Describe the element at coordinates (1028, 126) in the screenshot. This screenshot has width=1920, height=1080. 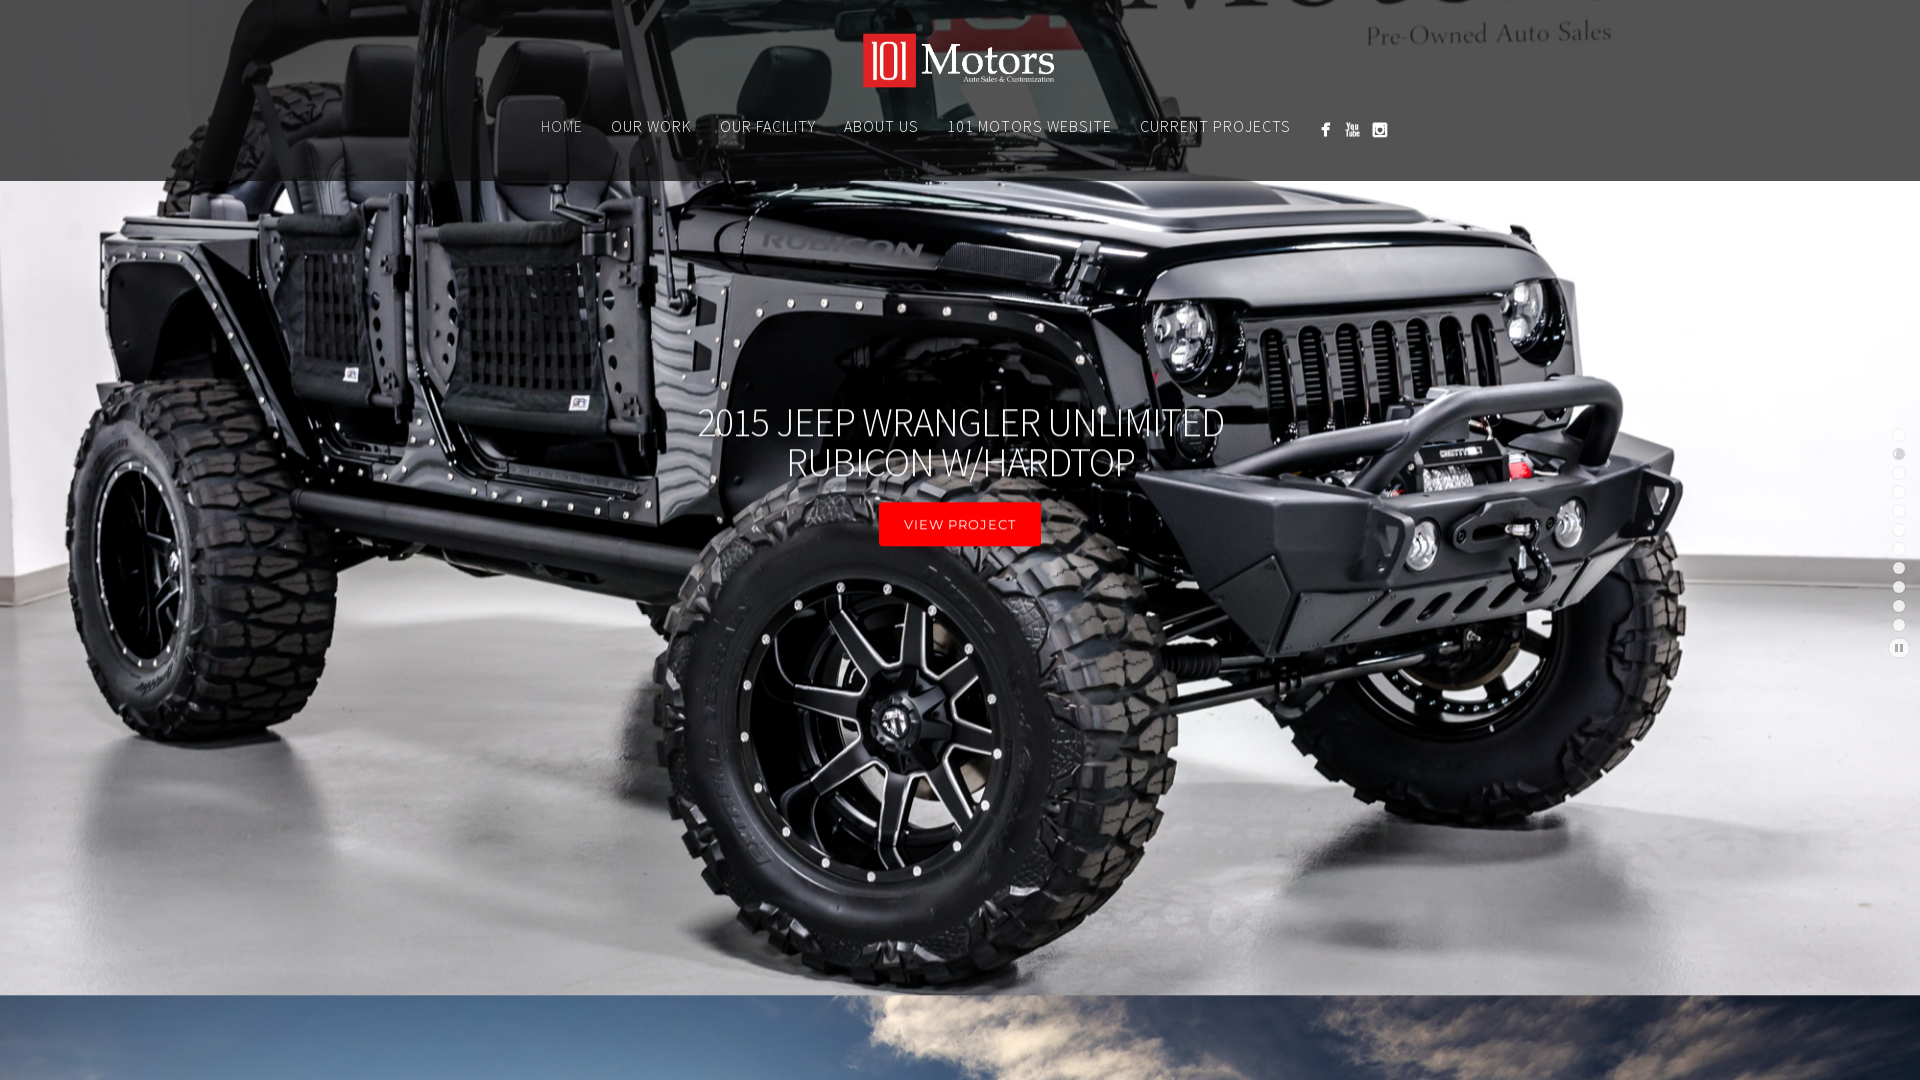
I see `'101 MOTORS WEBSITE'` at that location.